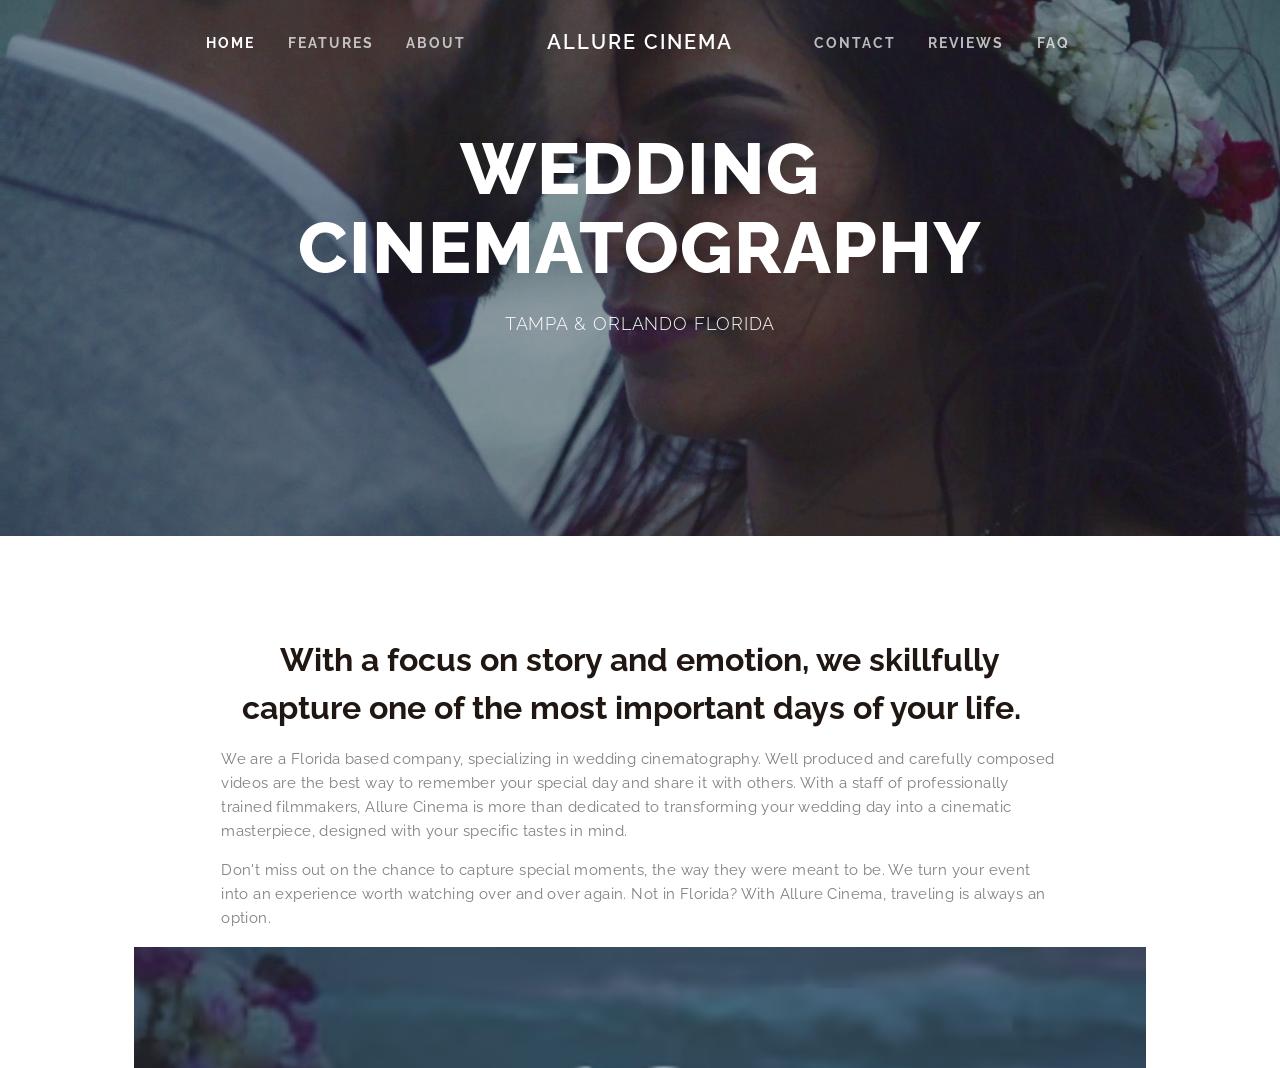 The height and width of the screenshot is (1068, 1280). Describe the element at coordinates (434, 40) in the screenshot. I see `'About'` at that location.